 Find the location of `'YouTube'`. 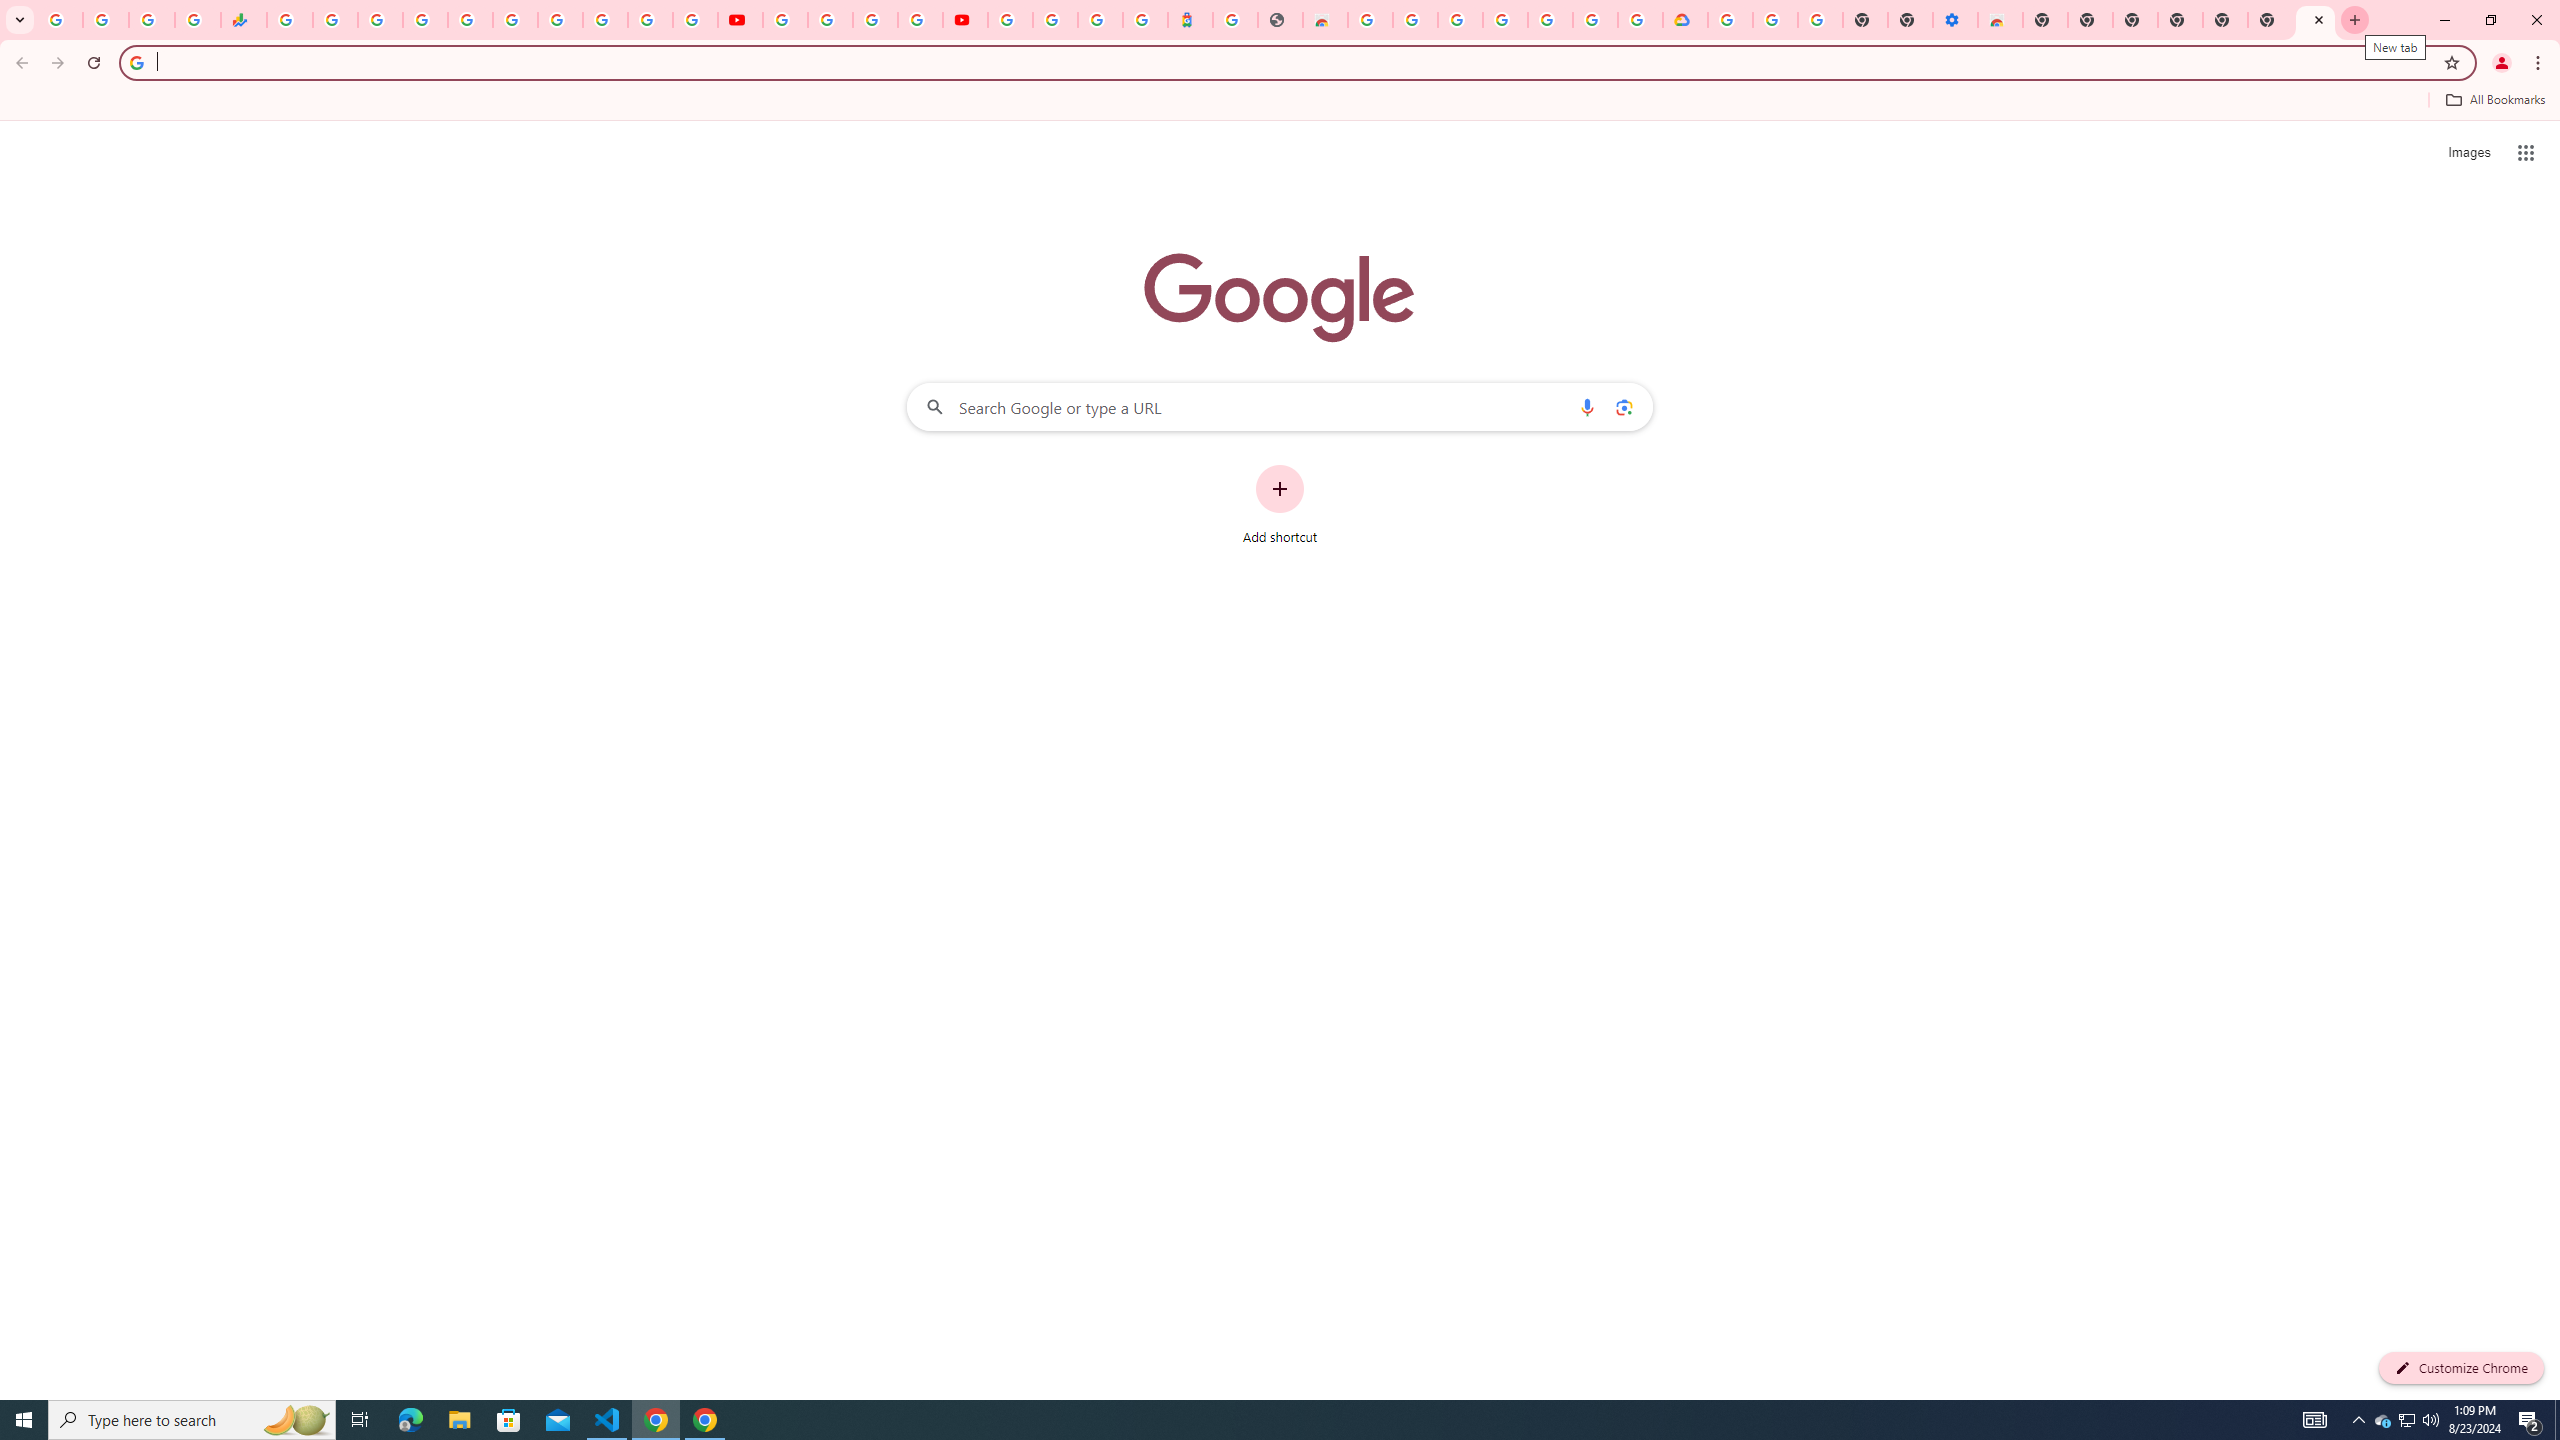

'YouTube' is located at coordinates (784, 19).